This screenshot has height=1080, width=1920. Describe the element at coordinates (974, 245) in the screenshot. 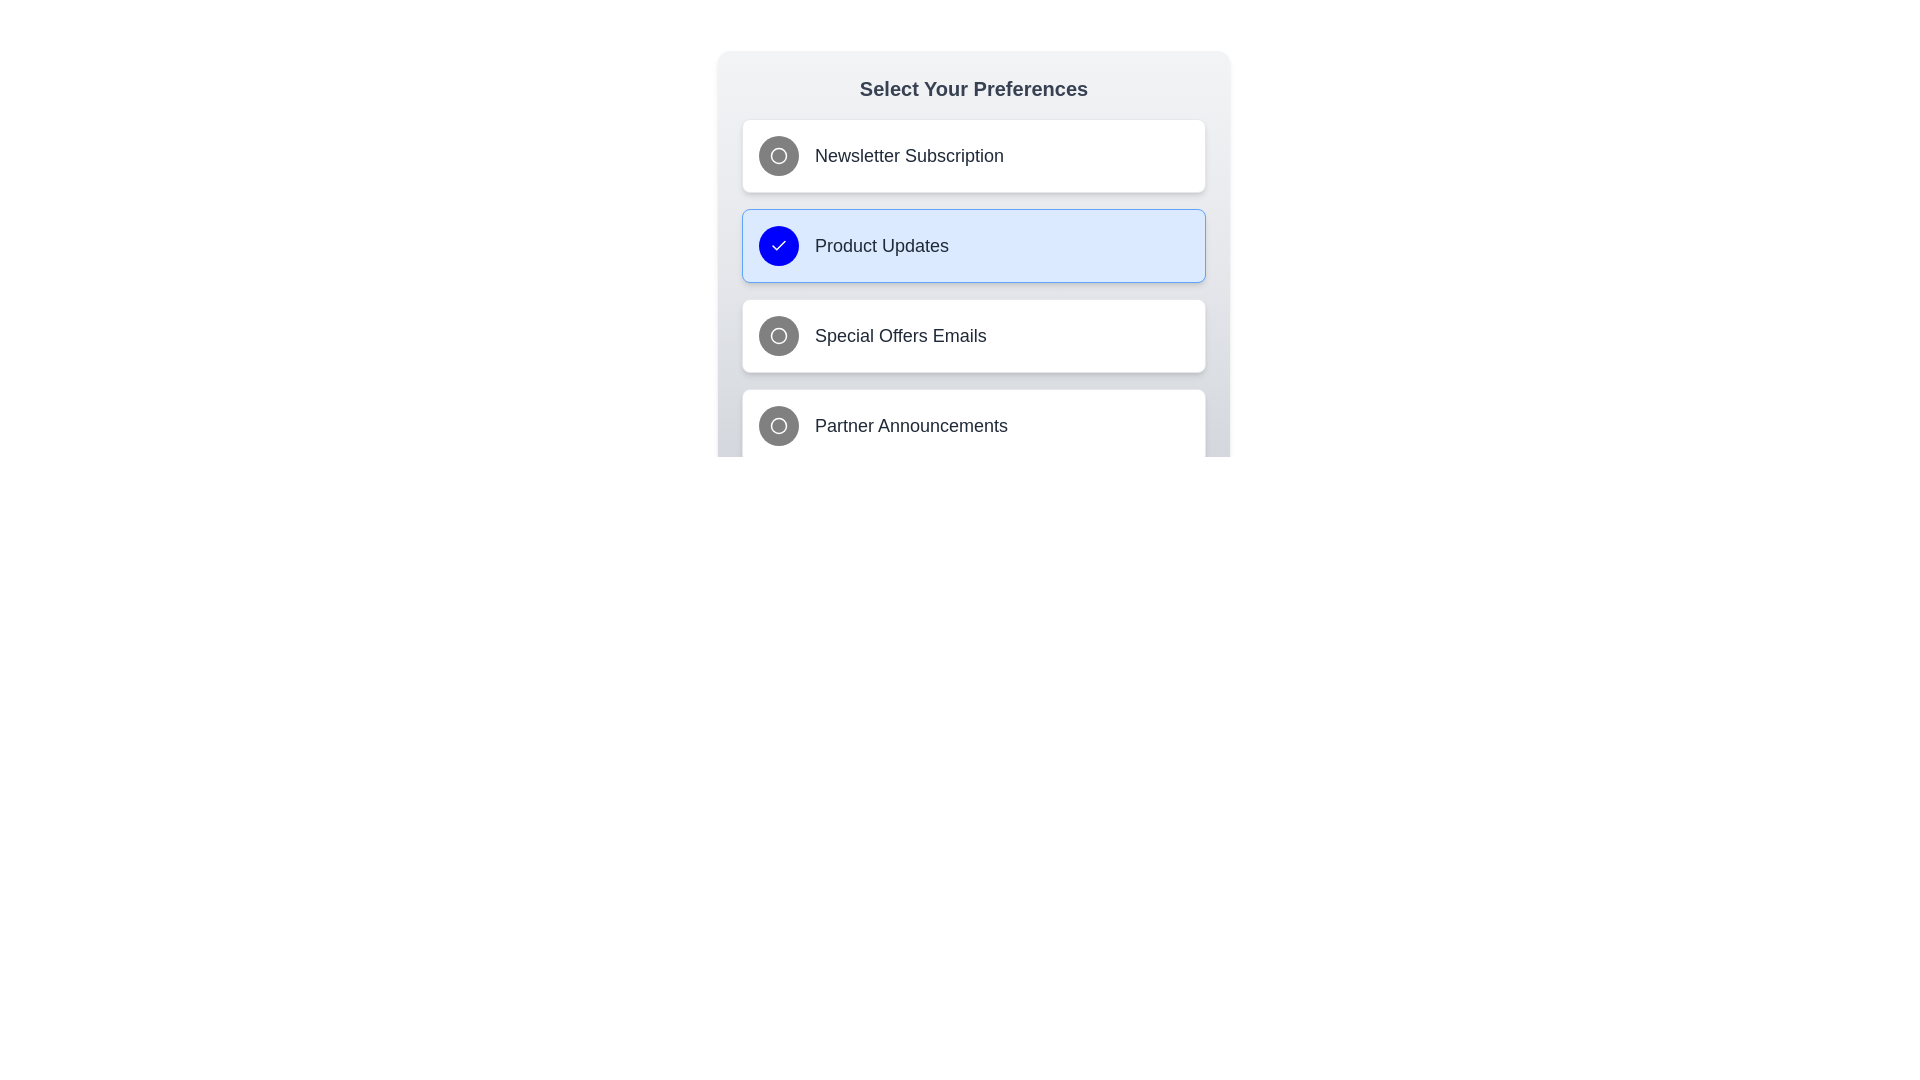

I see `the preference option Product Updates` at that location.